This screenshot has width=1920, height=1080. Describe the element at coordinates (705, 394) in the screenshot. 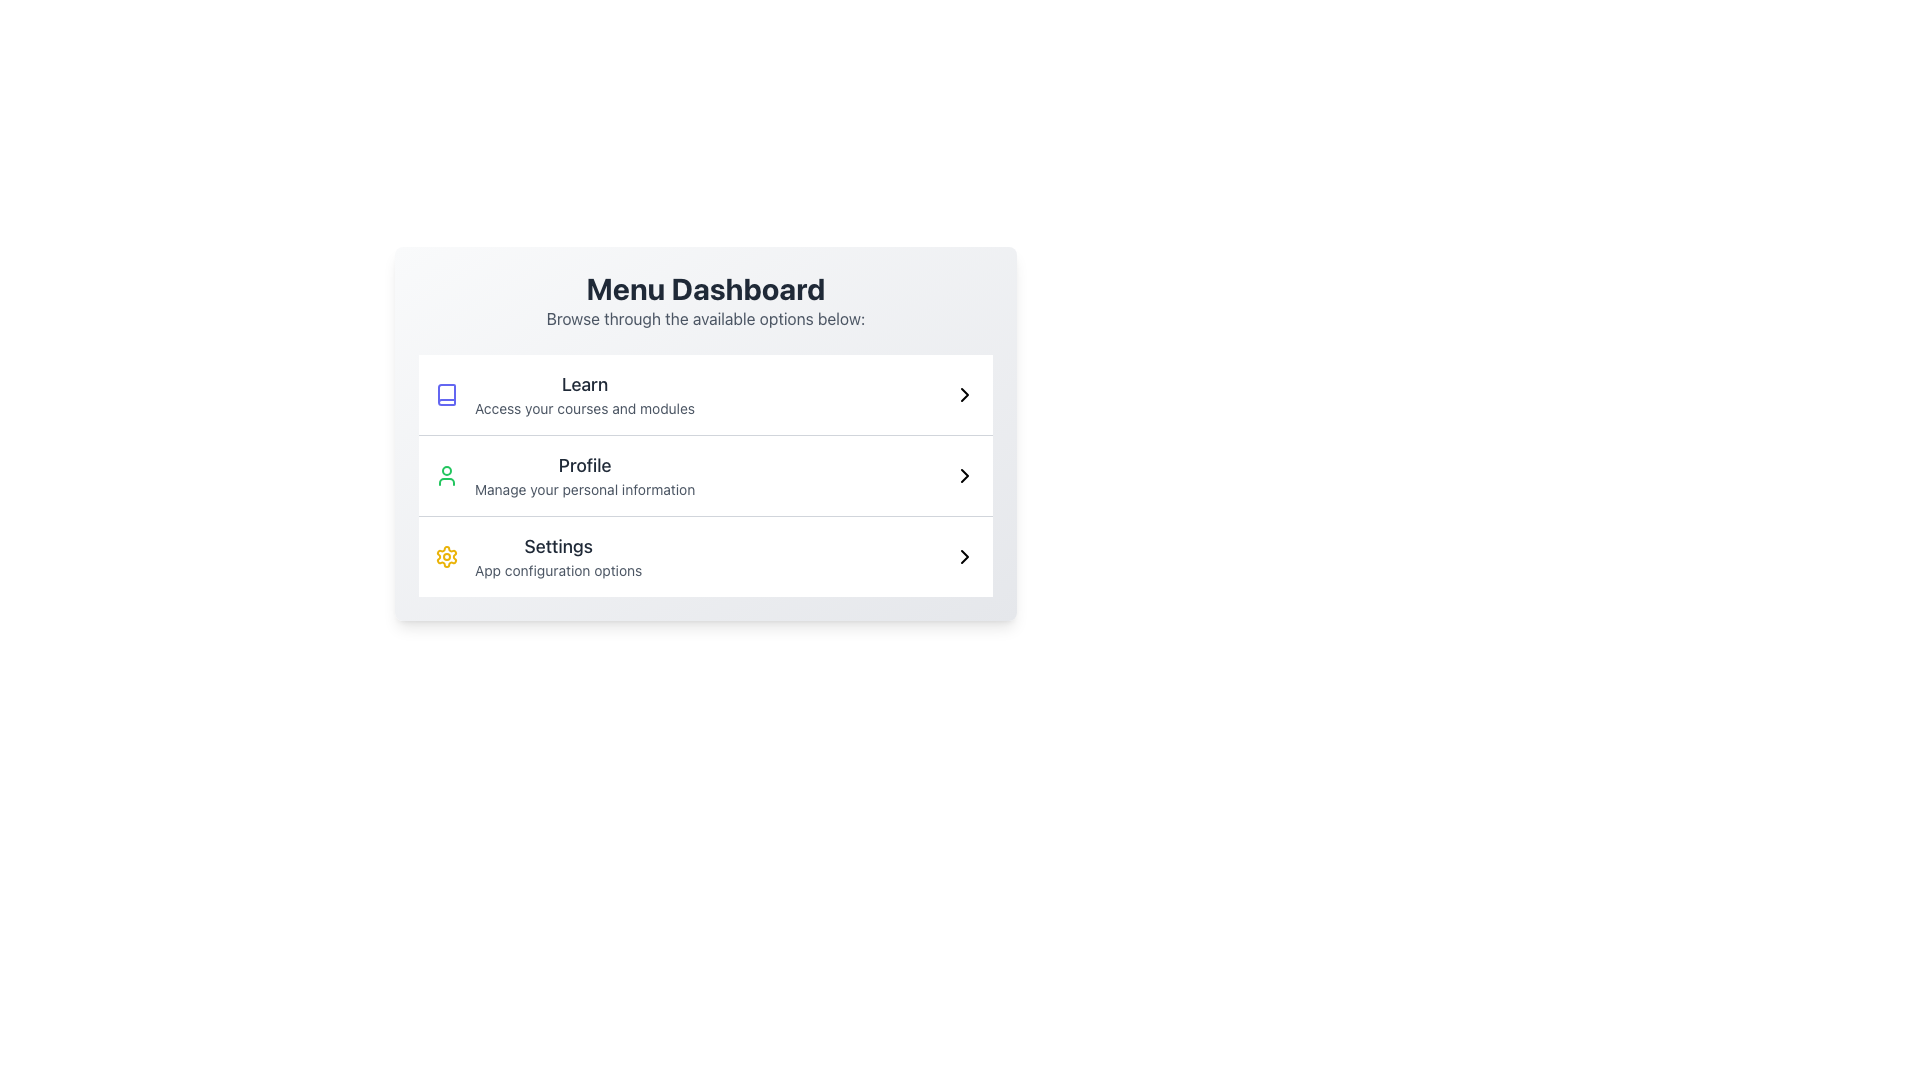

I see `the first list item that redirects users` at that location.